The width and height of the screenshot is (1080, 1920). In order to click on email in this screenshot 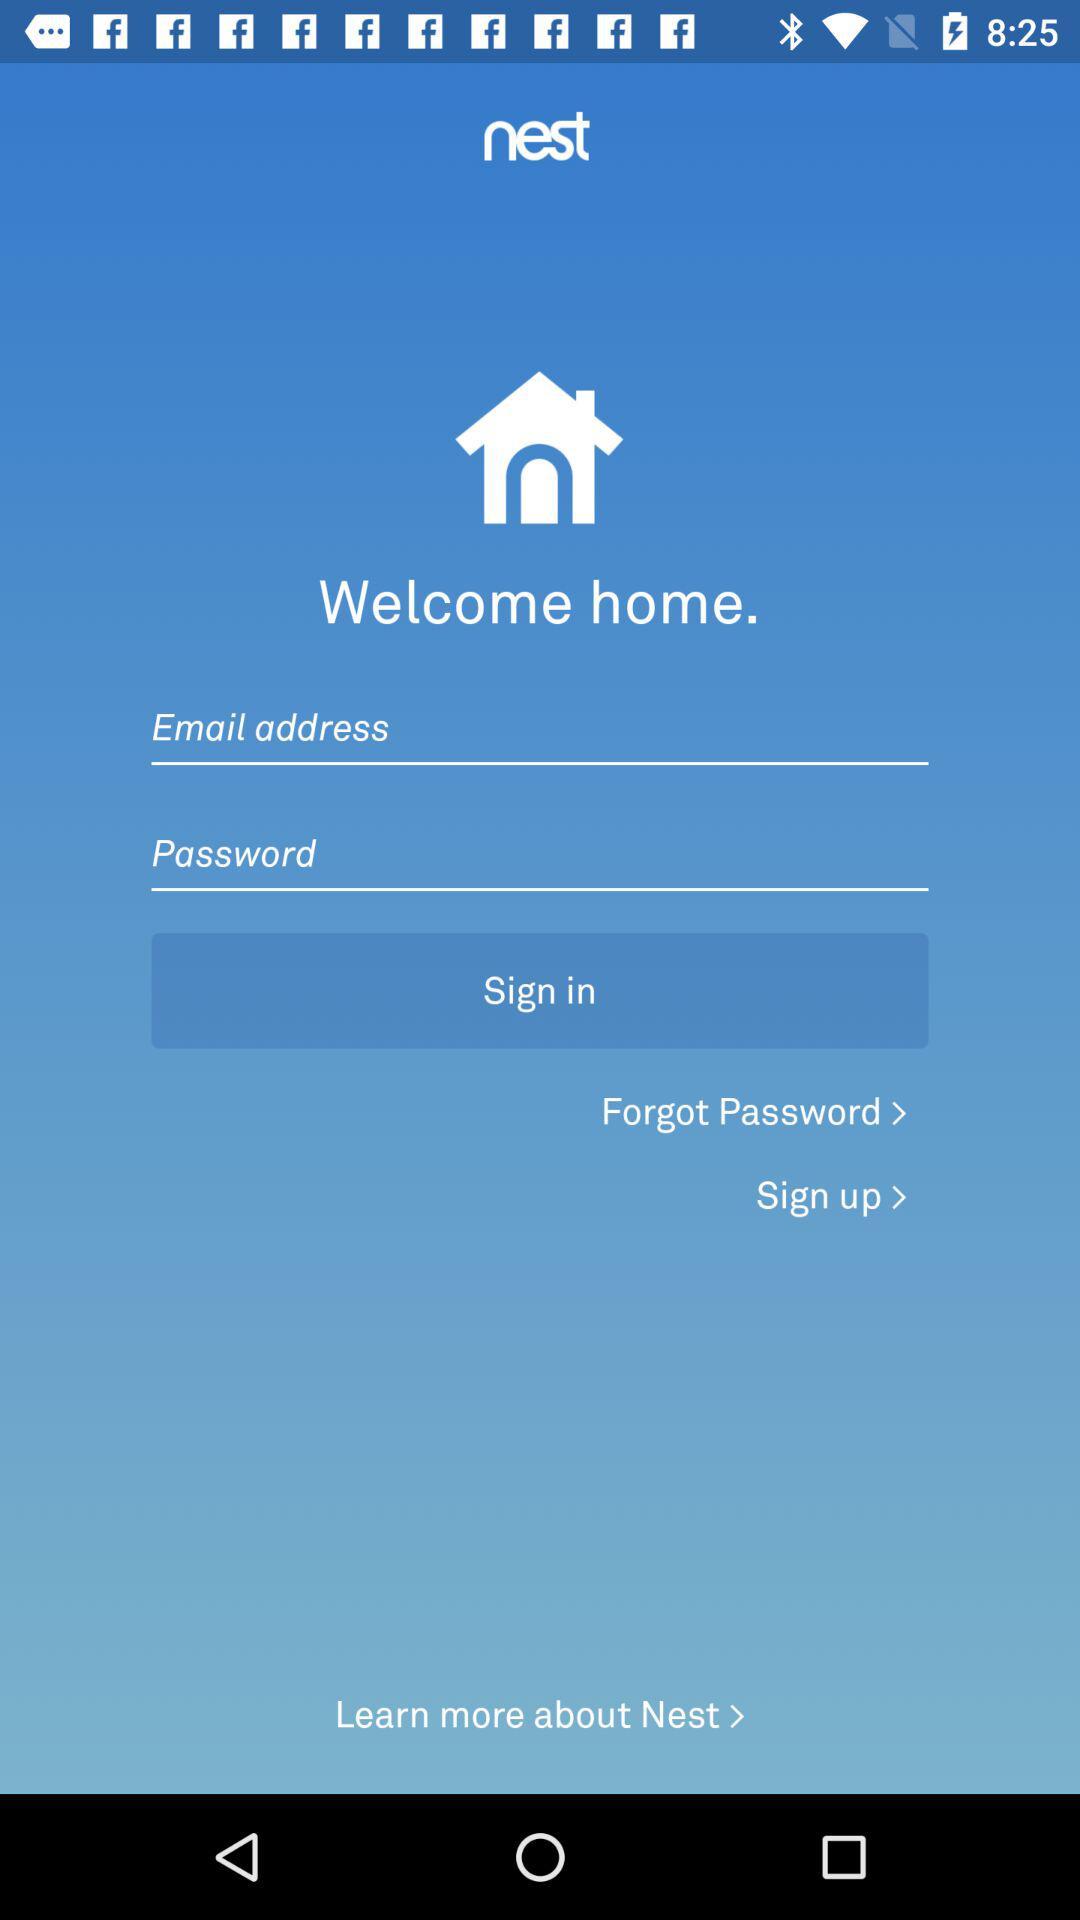, I will do `click(540, 707)`.